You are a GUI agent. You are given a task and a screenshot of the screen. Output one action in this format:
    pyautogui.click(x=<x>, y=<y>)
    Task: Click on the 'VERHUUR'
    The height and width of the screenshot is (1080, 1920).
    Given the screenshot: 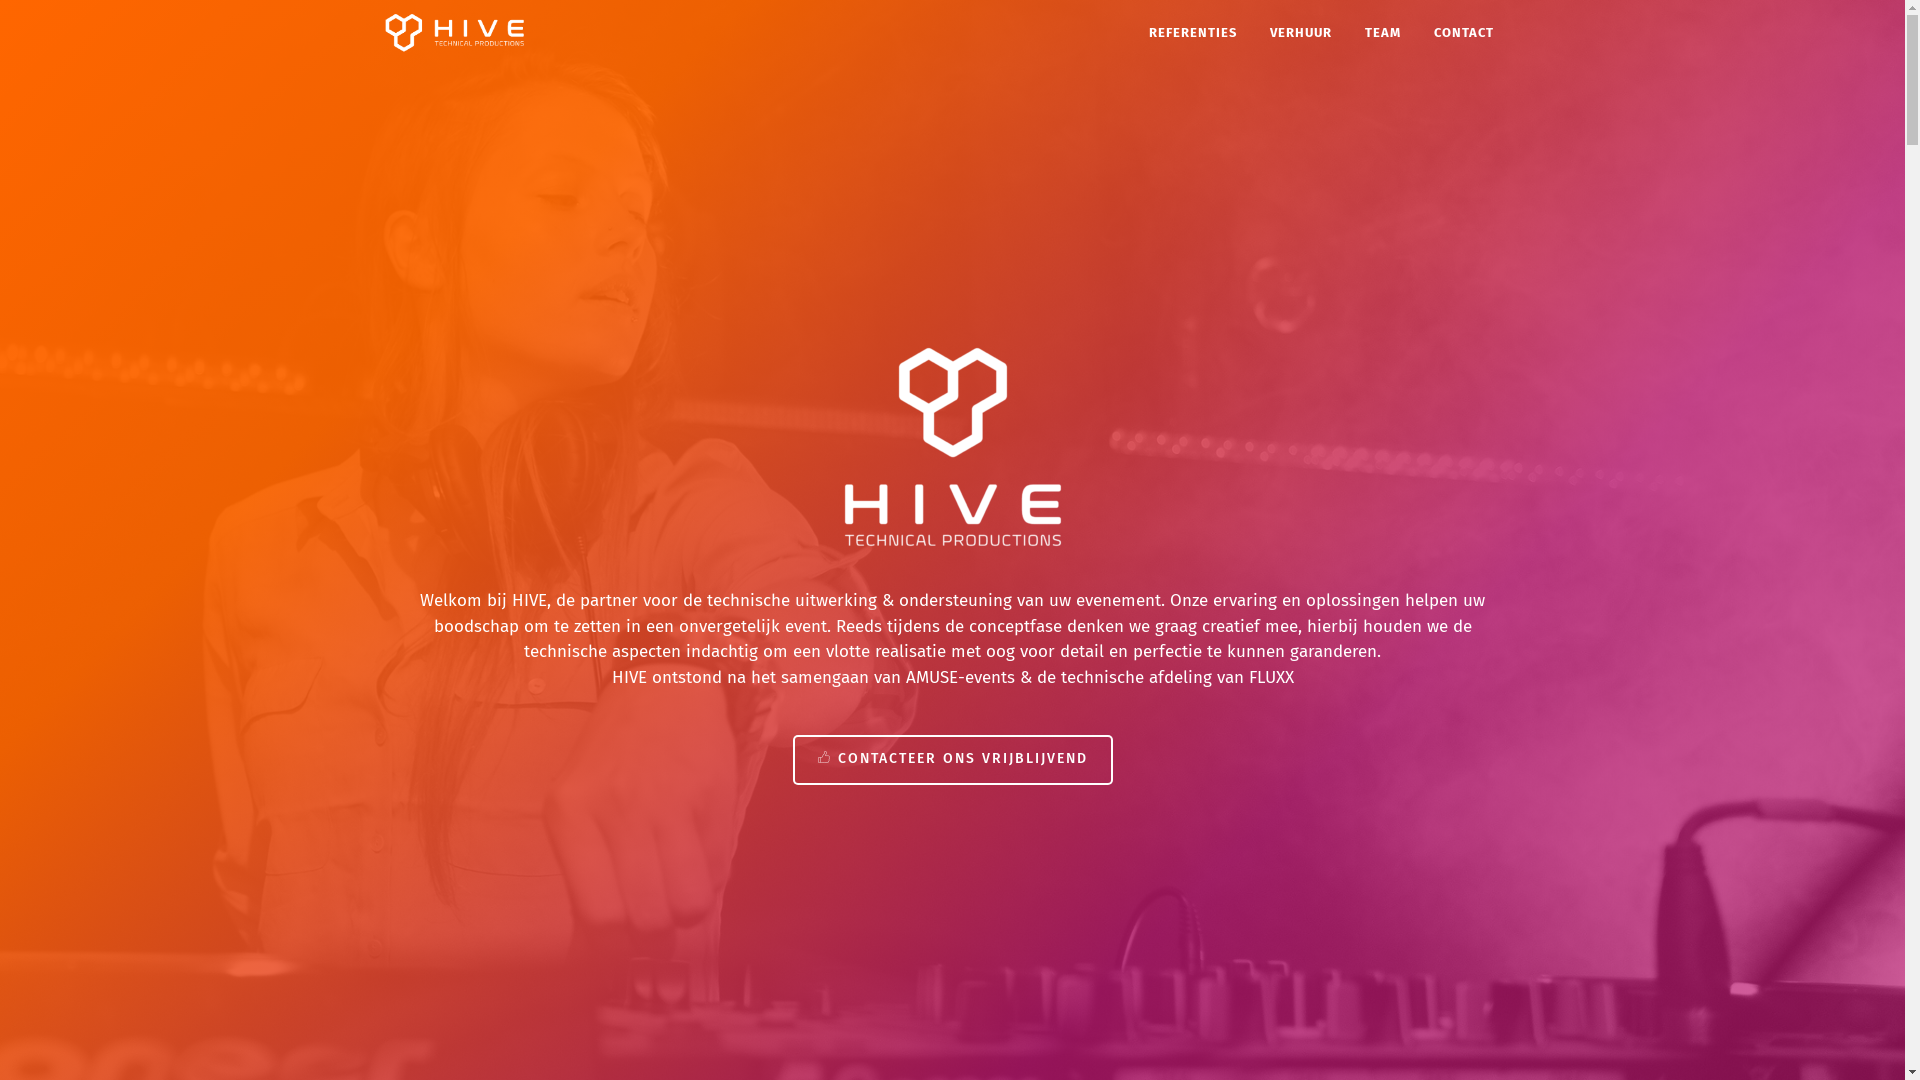 What is the action you would take?
    pyautogui.click(x=1300, y=31)
    